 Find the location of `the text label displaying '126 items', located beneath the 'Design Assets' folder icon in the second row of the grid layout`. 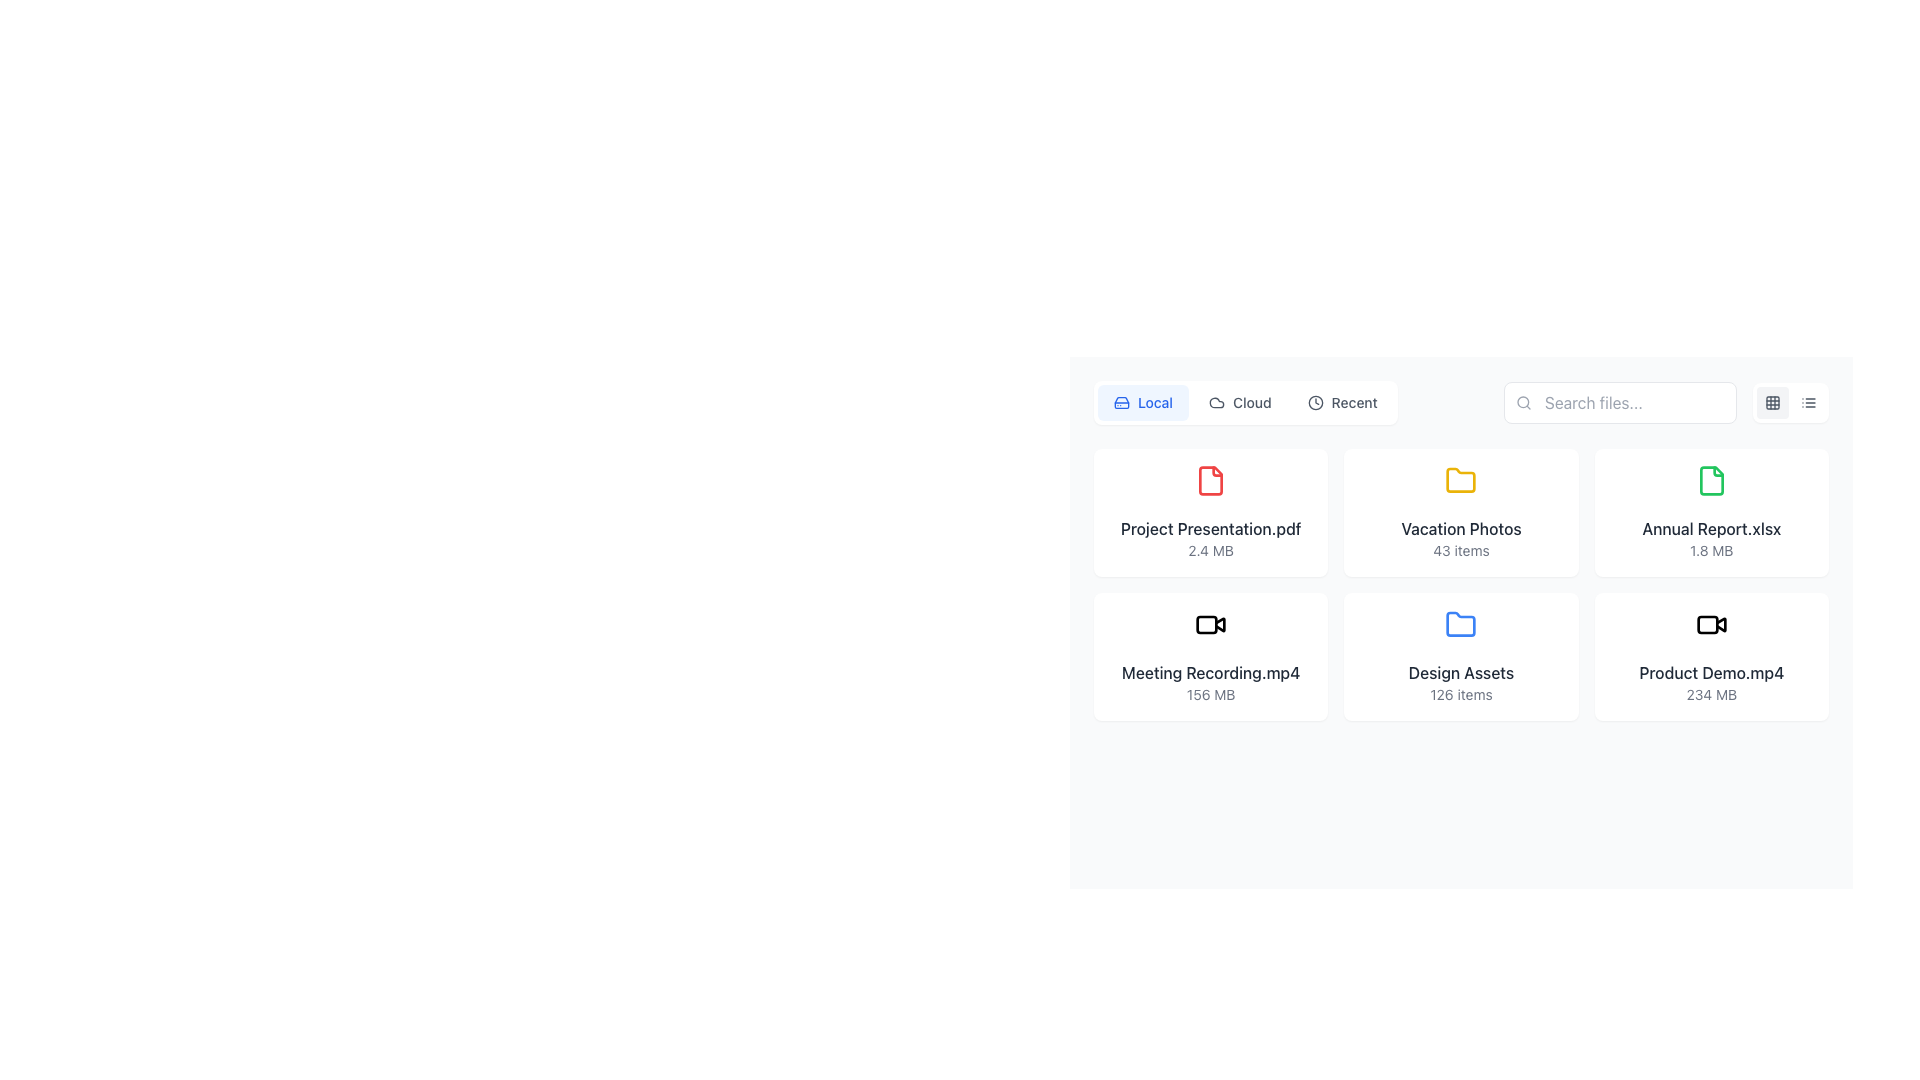

the text label displaying '126 items', located beneath the 'Design Assets' folder icon in the second row of the grid layout is located at coordinates (1461, 693).